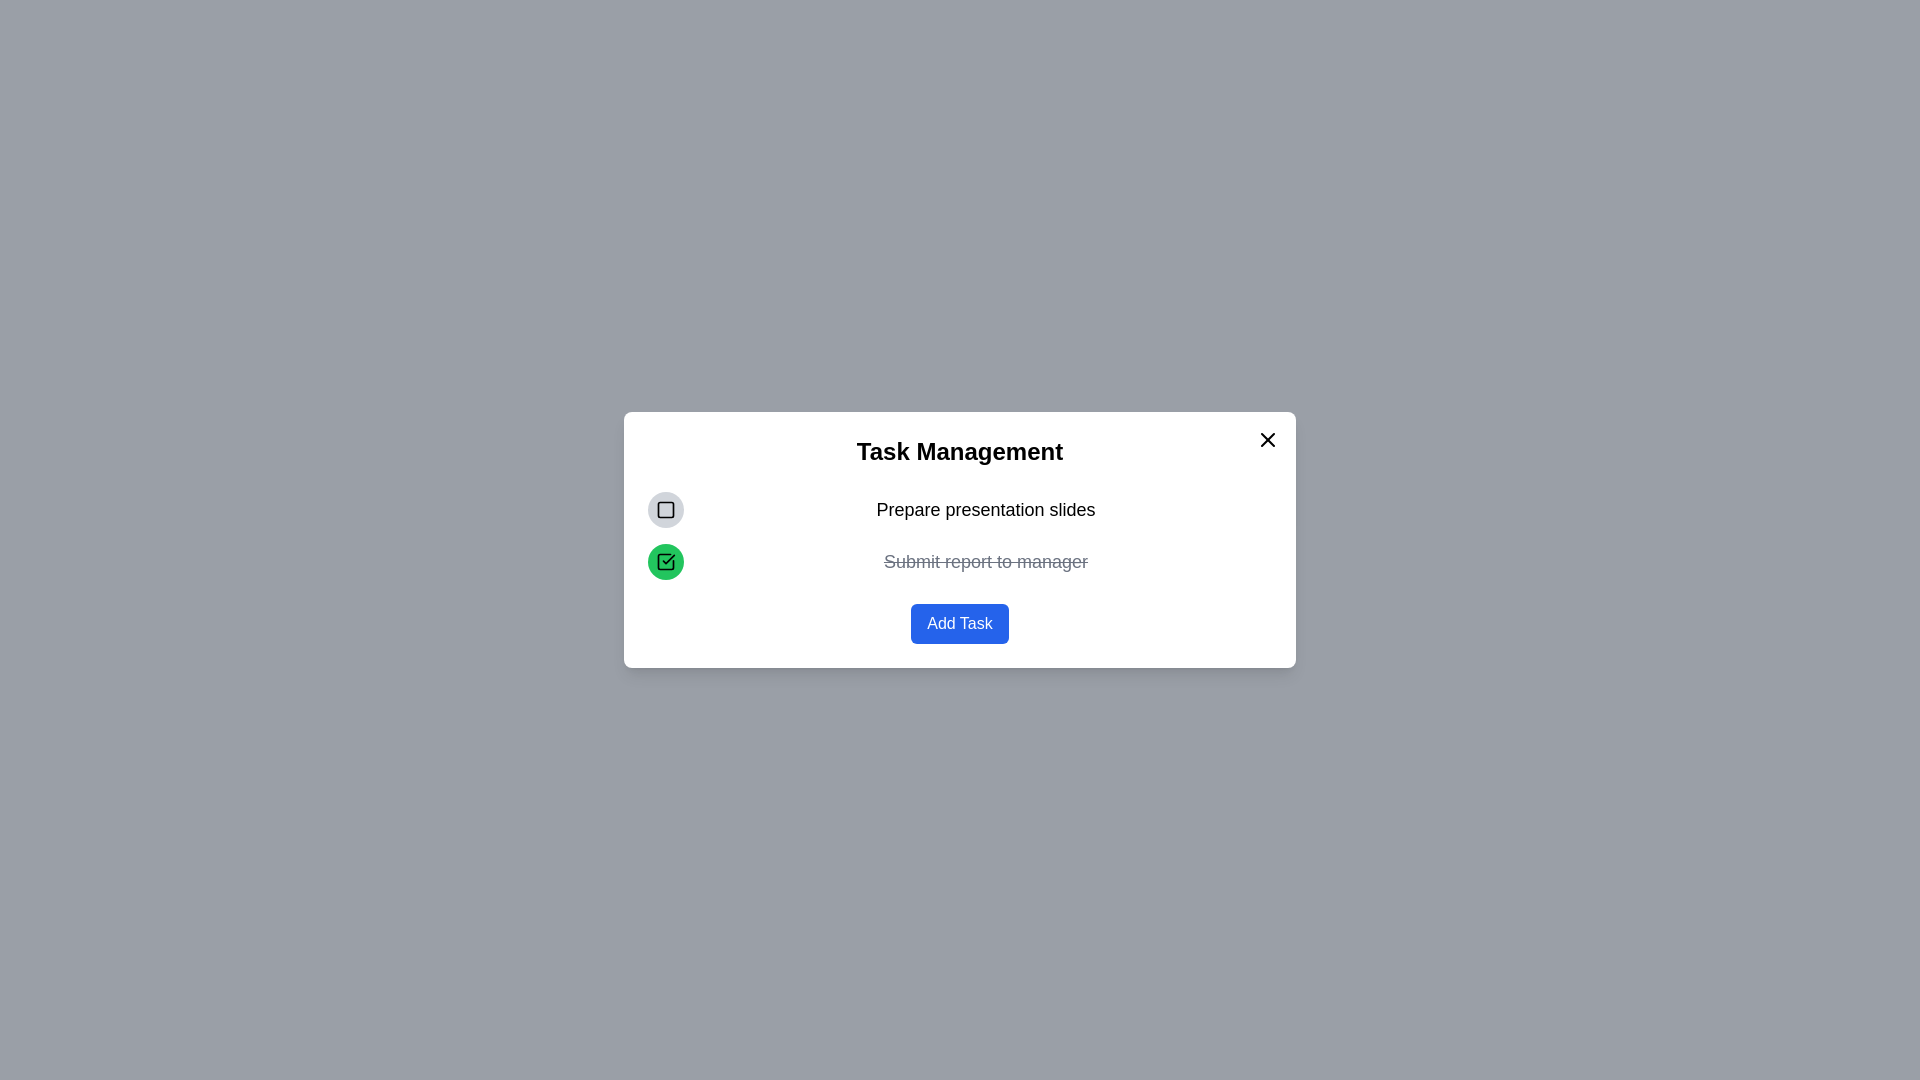  Describe the element at coordinates (1266, 438) in the screenshot. I see `the 'X' icon located in the top-right corner of the 'Task Management' modal dialog` at that location.